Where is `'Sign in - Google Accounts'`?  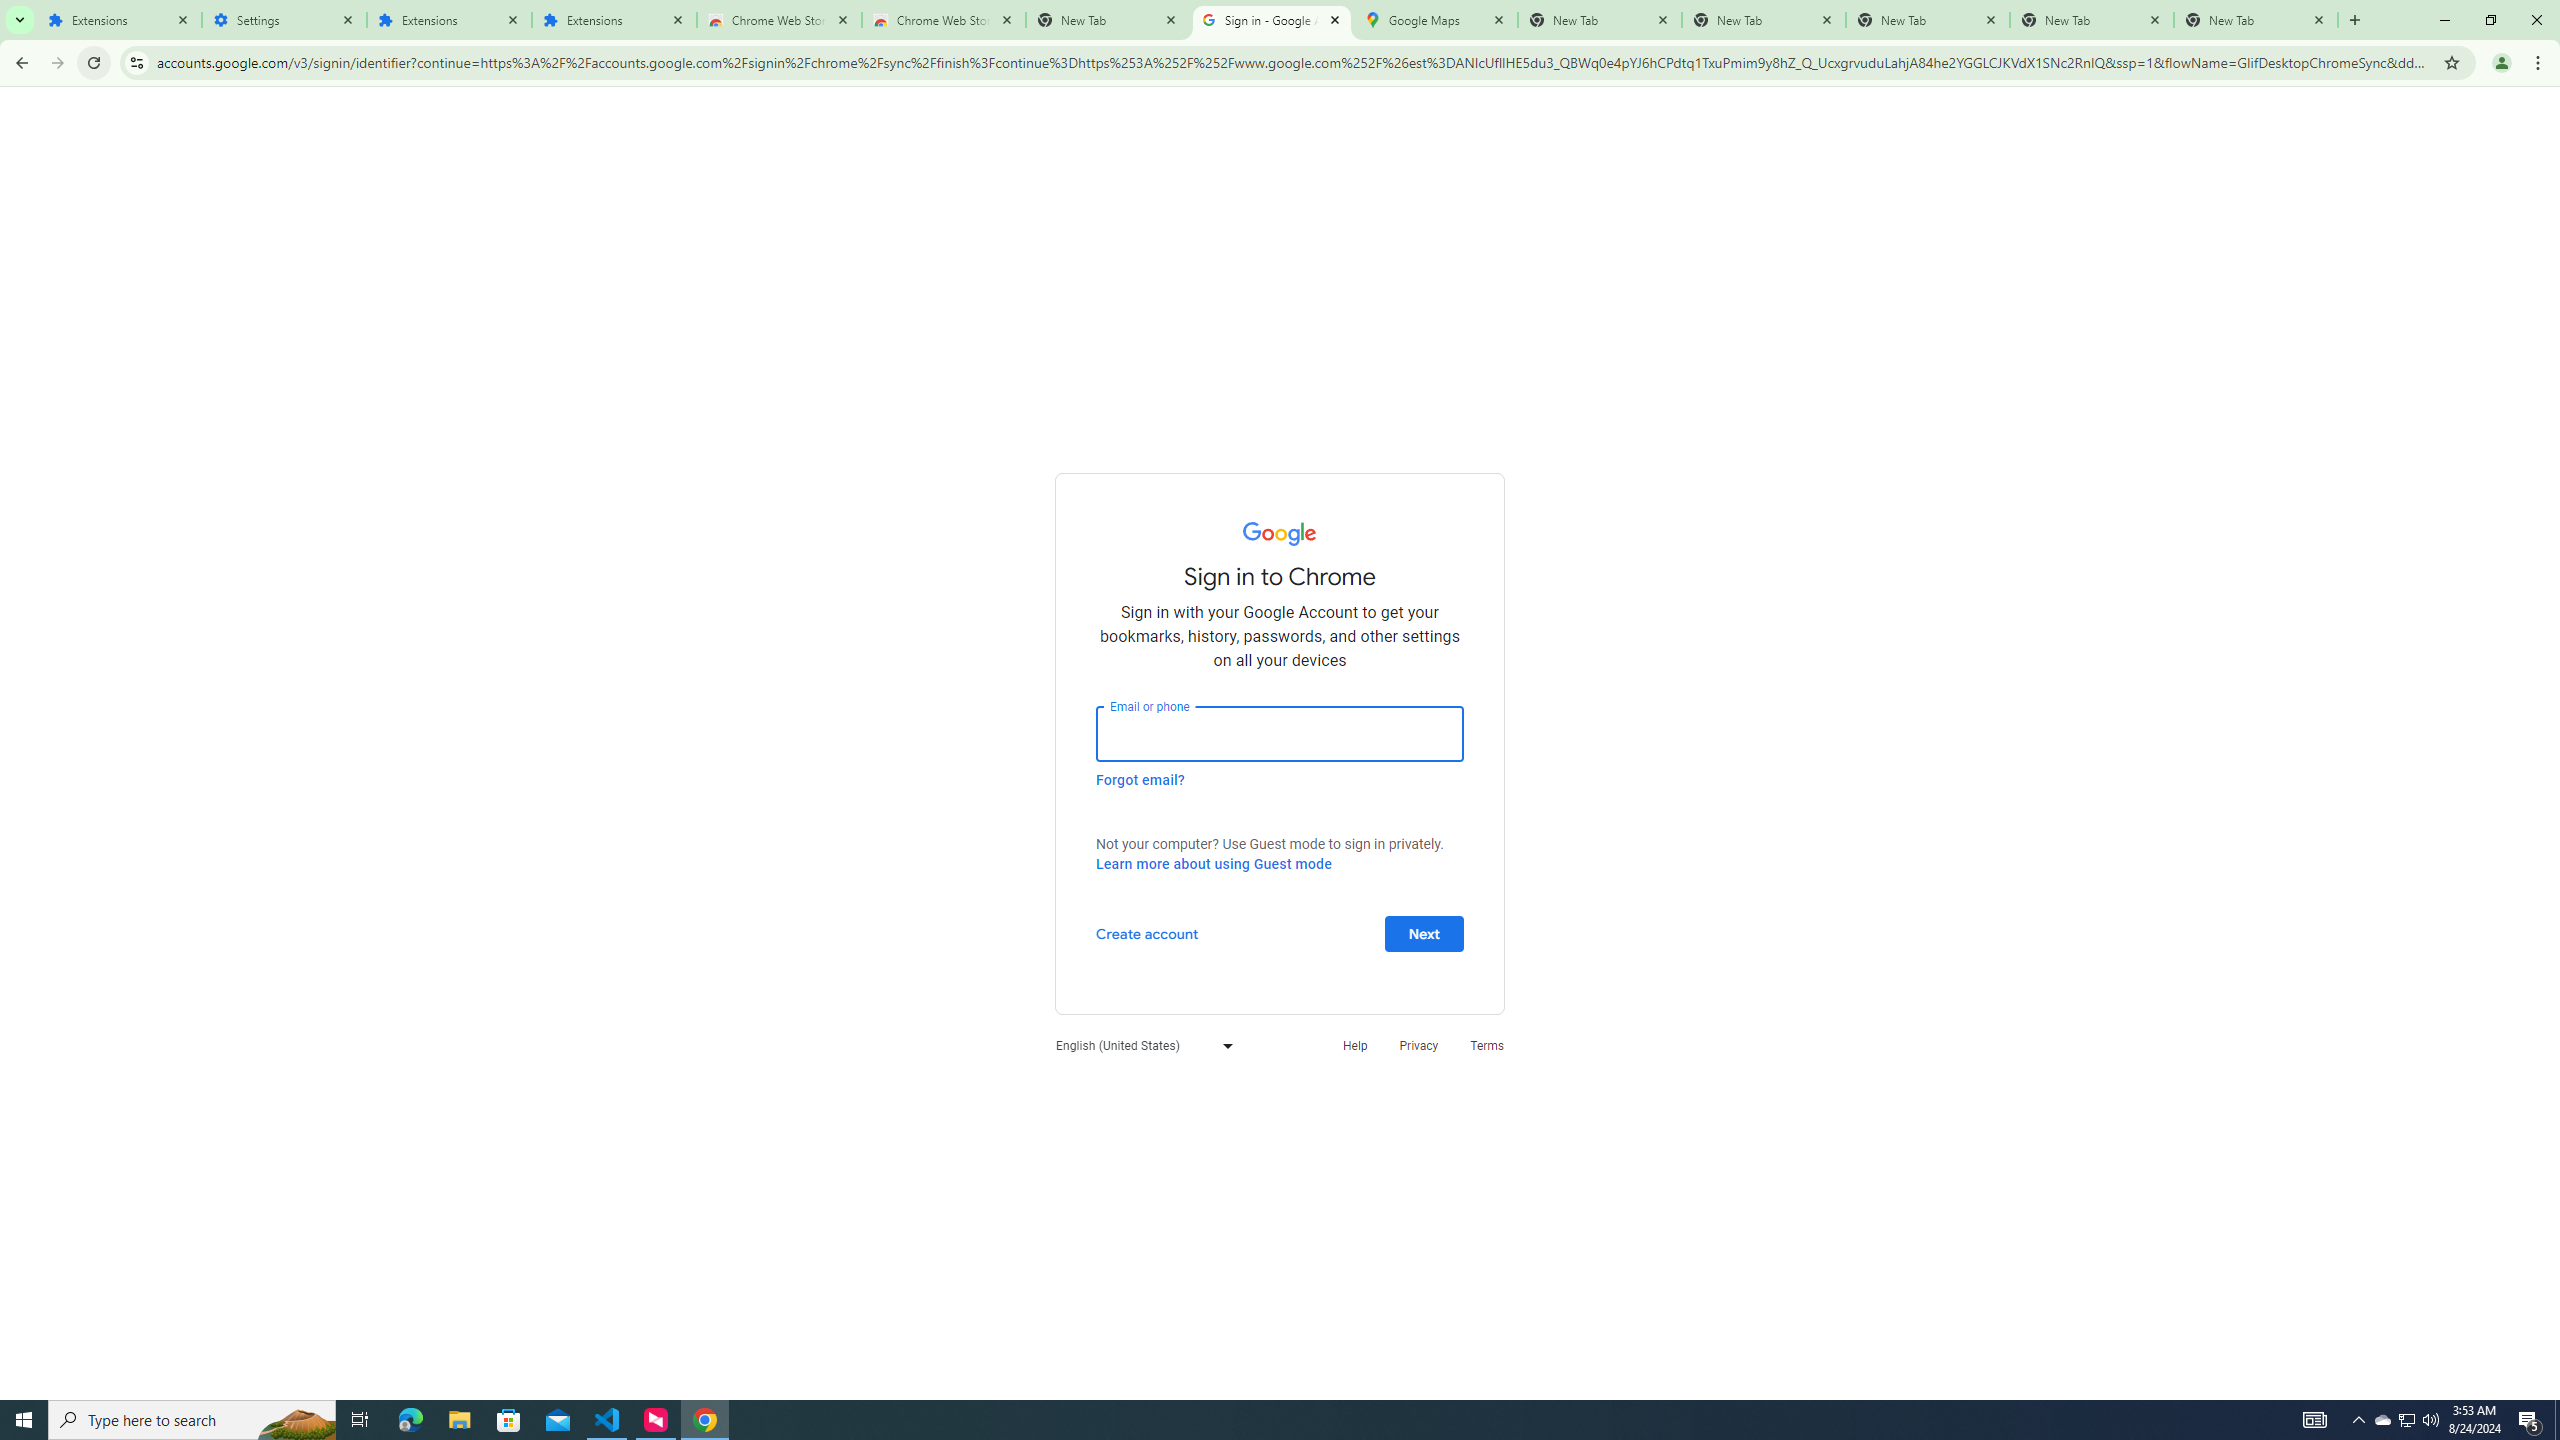
'Sign in - Google Accounts' is located at coordinates (1271, 19).